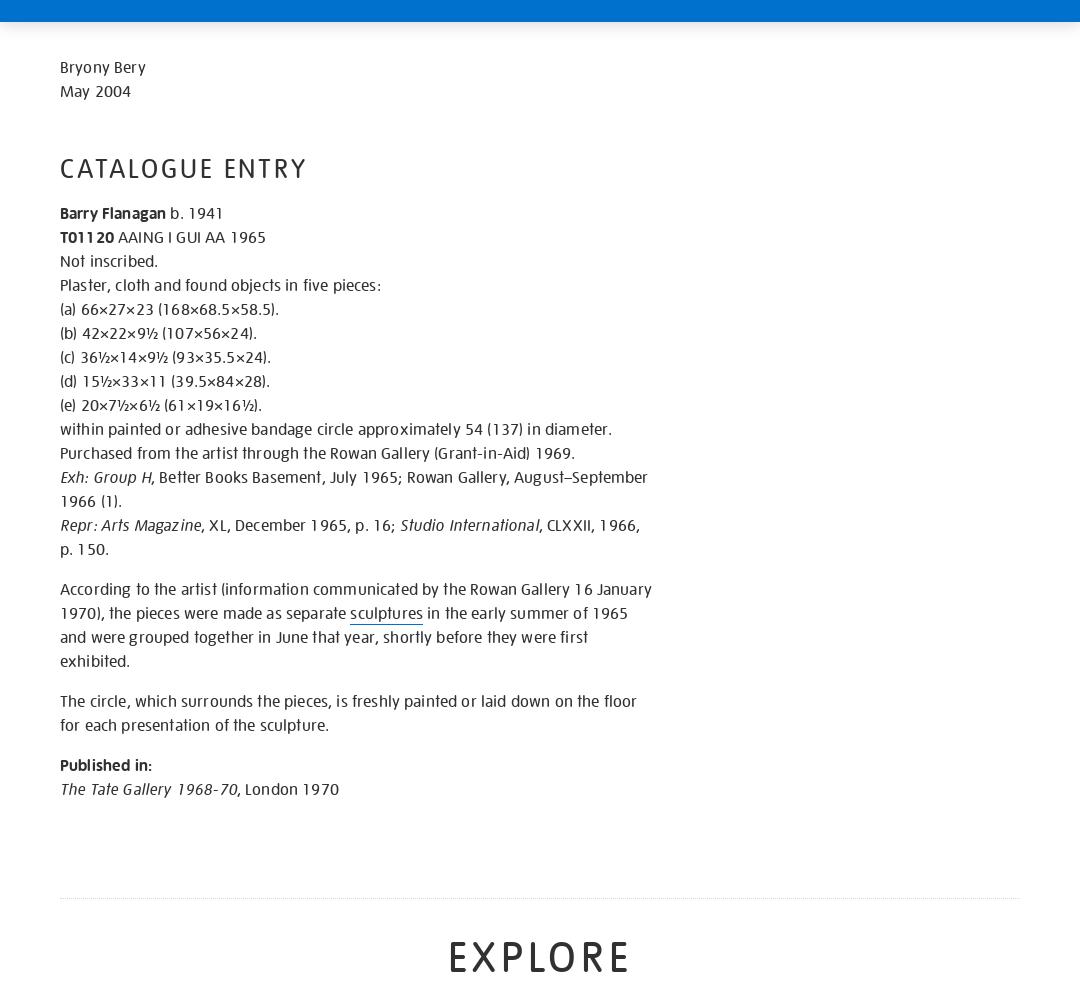  I want to click on 'The circle, which surrounds the pieces, is freshly painted or laid down on the floor for each presentation of the sculpture.', so click(347, 712).